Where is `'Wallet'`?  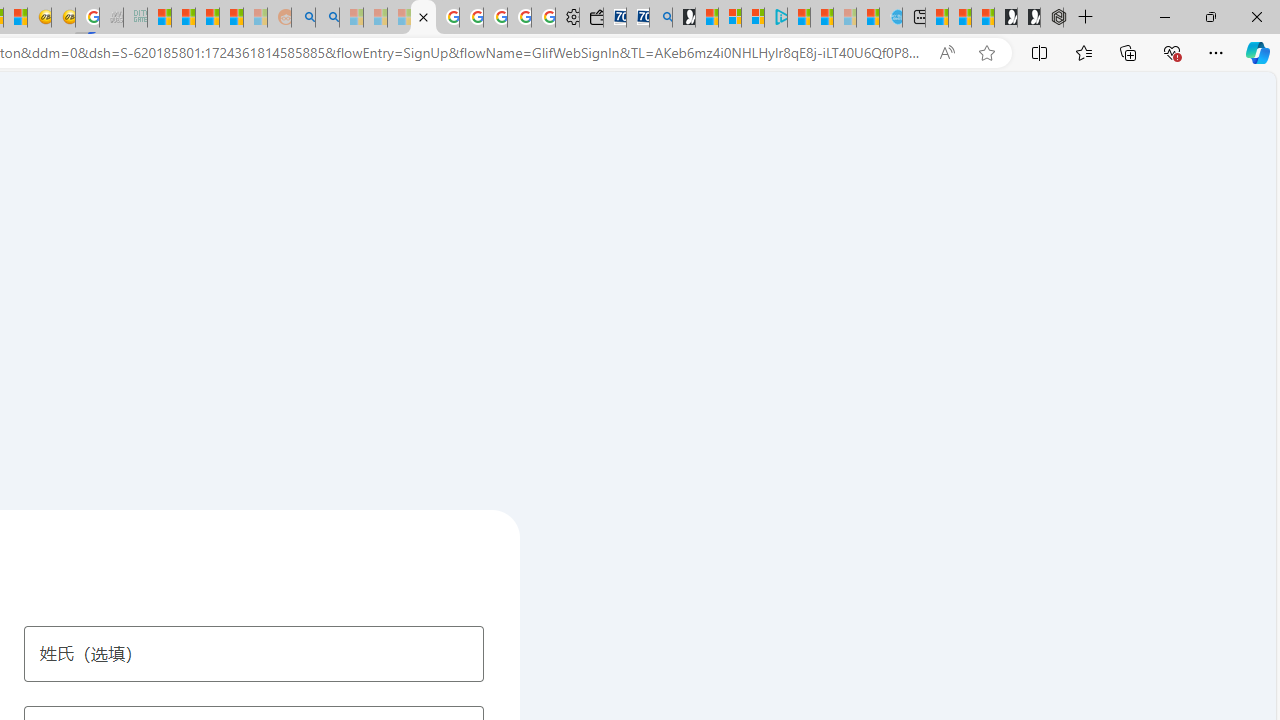
'Wallet' is located at coordinates (590, 17).